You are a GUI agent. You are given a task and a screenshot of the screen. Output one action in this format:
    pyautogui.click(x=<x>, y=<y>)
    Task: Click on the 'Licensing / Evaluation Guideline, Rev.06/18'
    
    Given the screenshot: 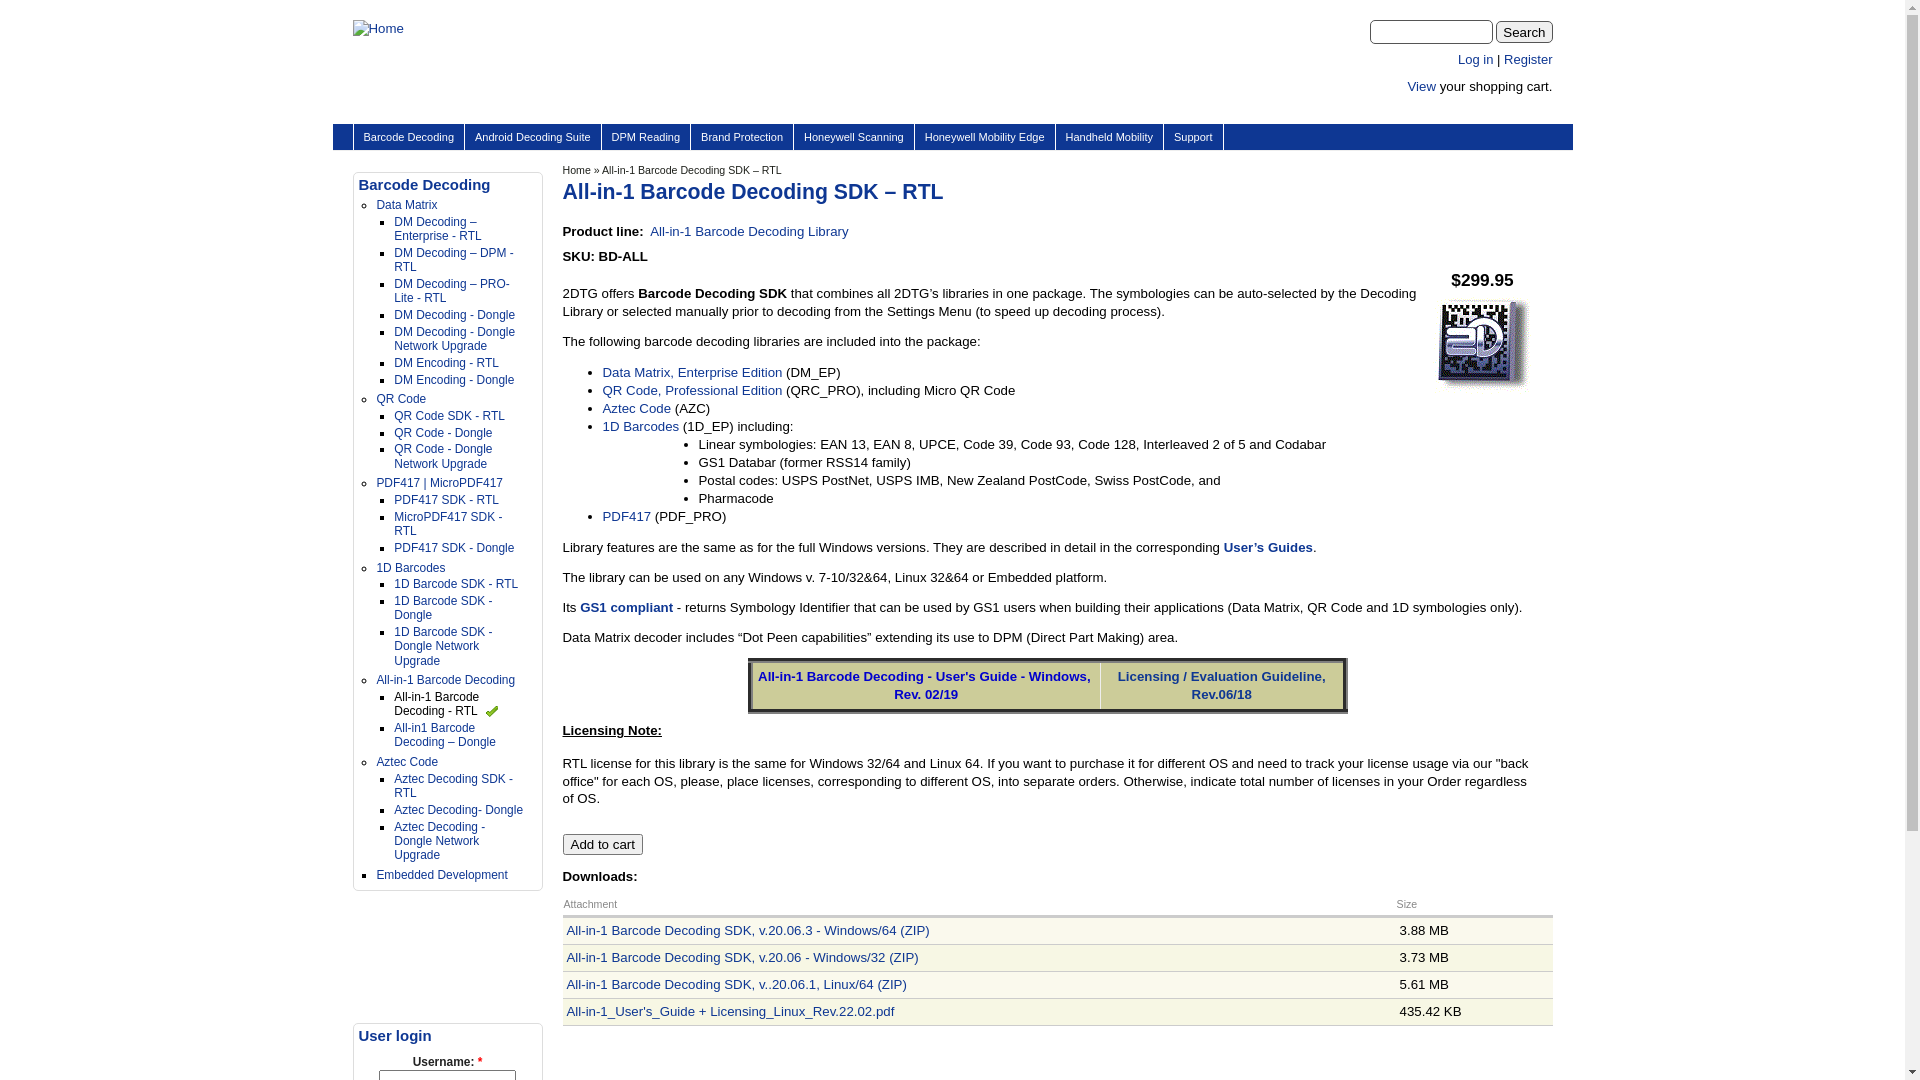 What is the action you would take?
    pyautogui.click(x=1221, y=684)
    